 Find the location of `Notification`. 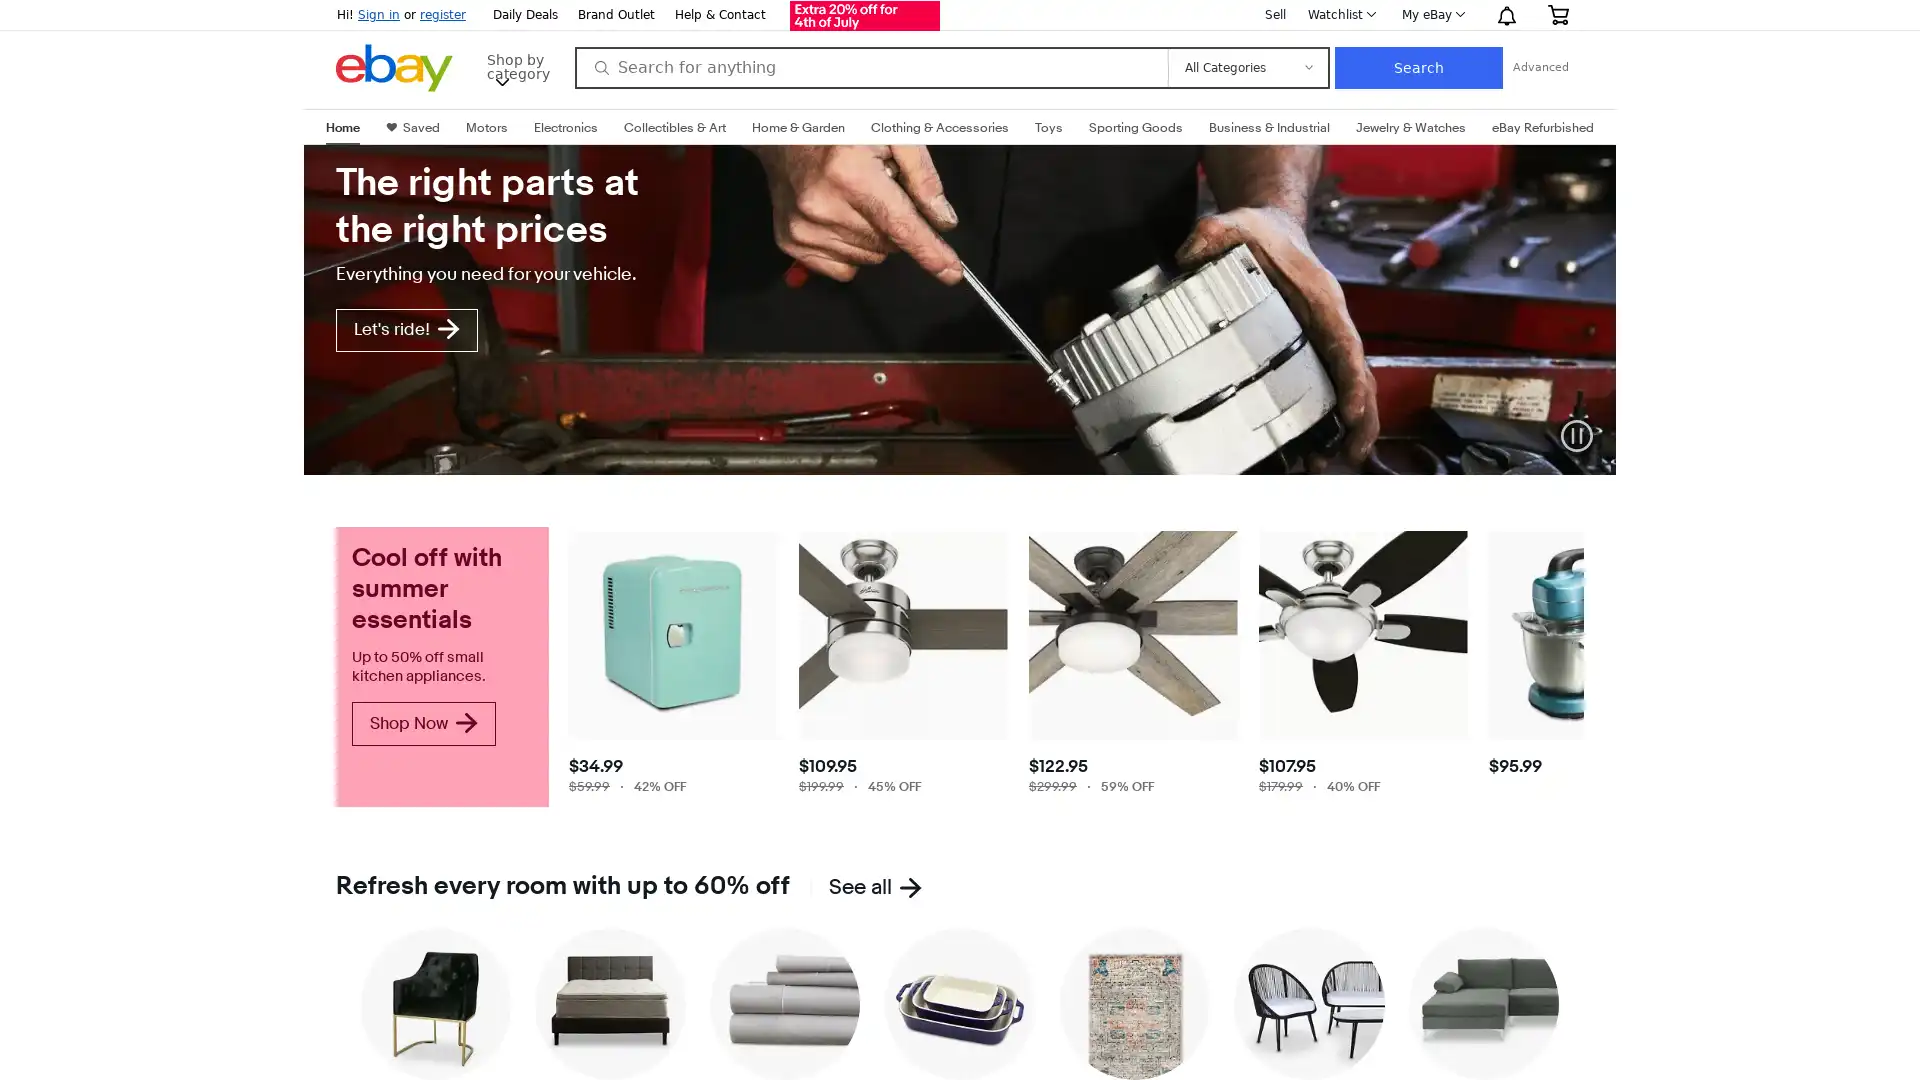

Notification is located at coordinates (1506, 15).